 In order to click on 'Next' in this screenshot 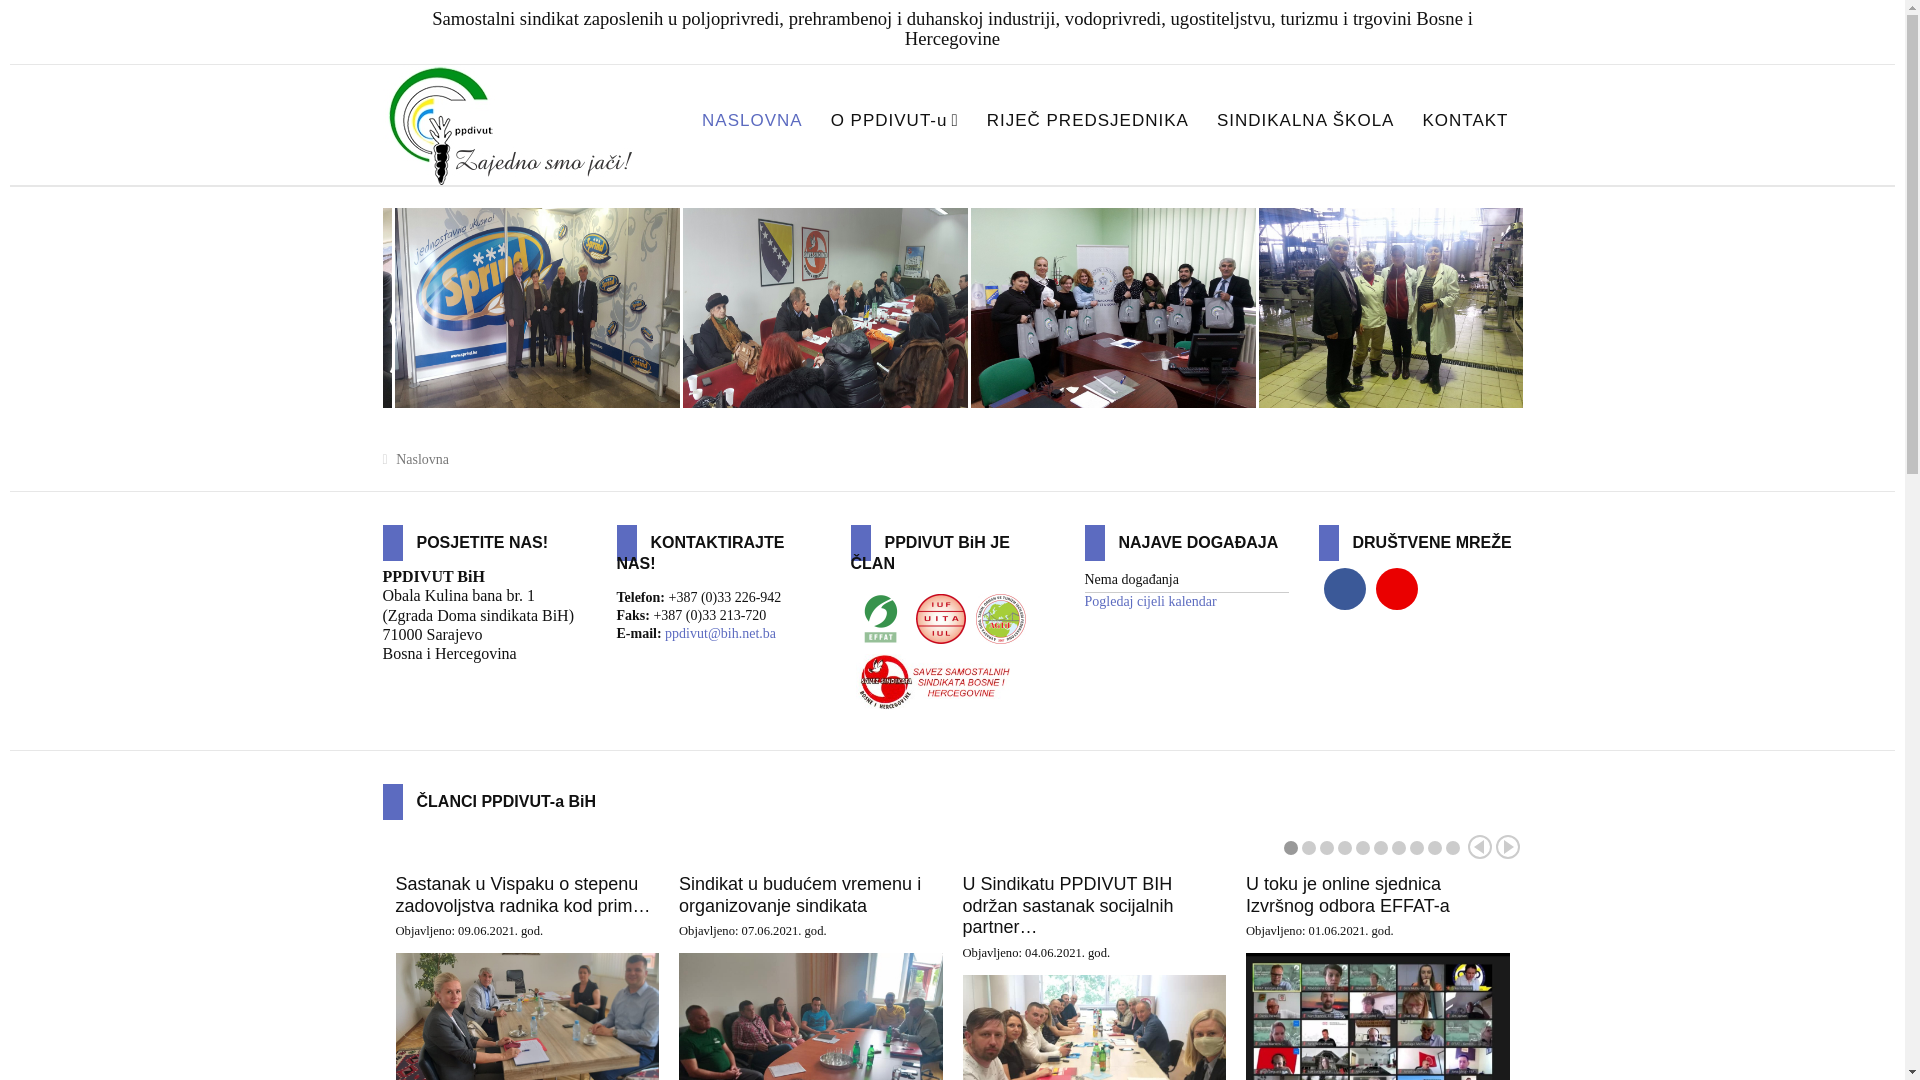, I will do `click(1507, 847)`.